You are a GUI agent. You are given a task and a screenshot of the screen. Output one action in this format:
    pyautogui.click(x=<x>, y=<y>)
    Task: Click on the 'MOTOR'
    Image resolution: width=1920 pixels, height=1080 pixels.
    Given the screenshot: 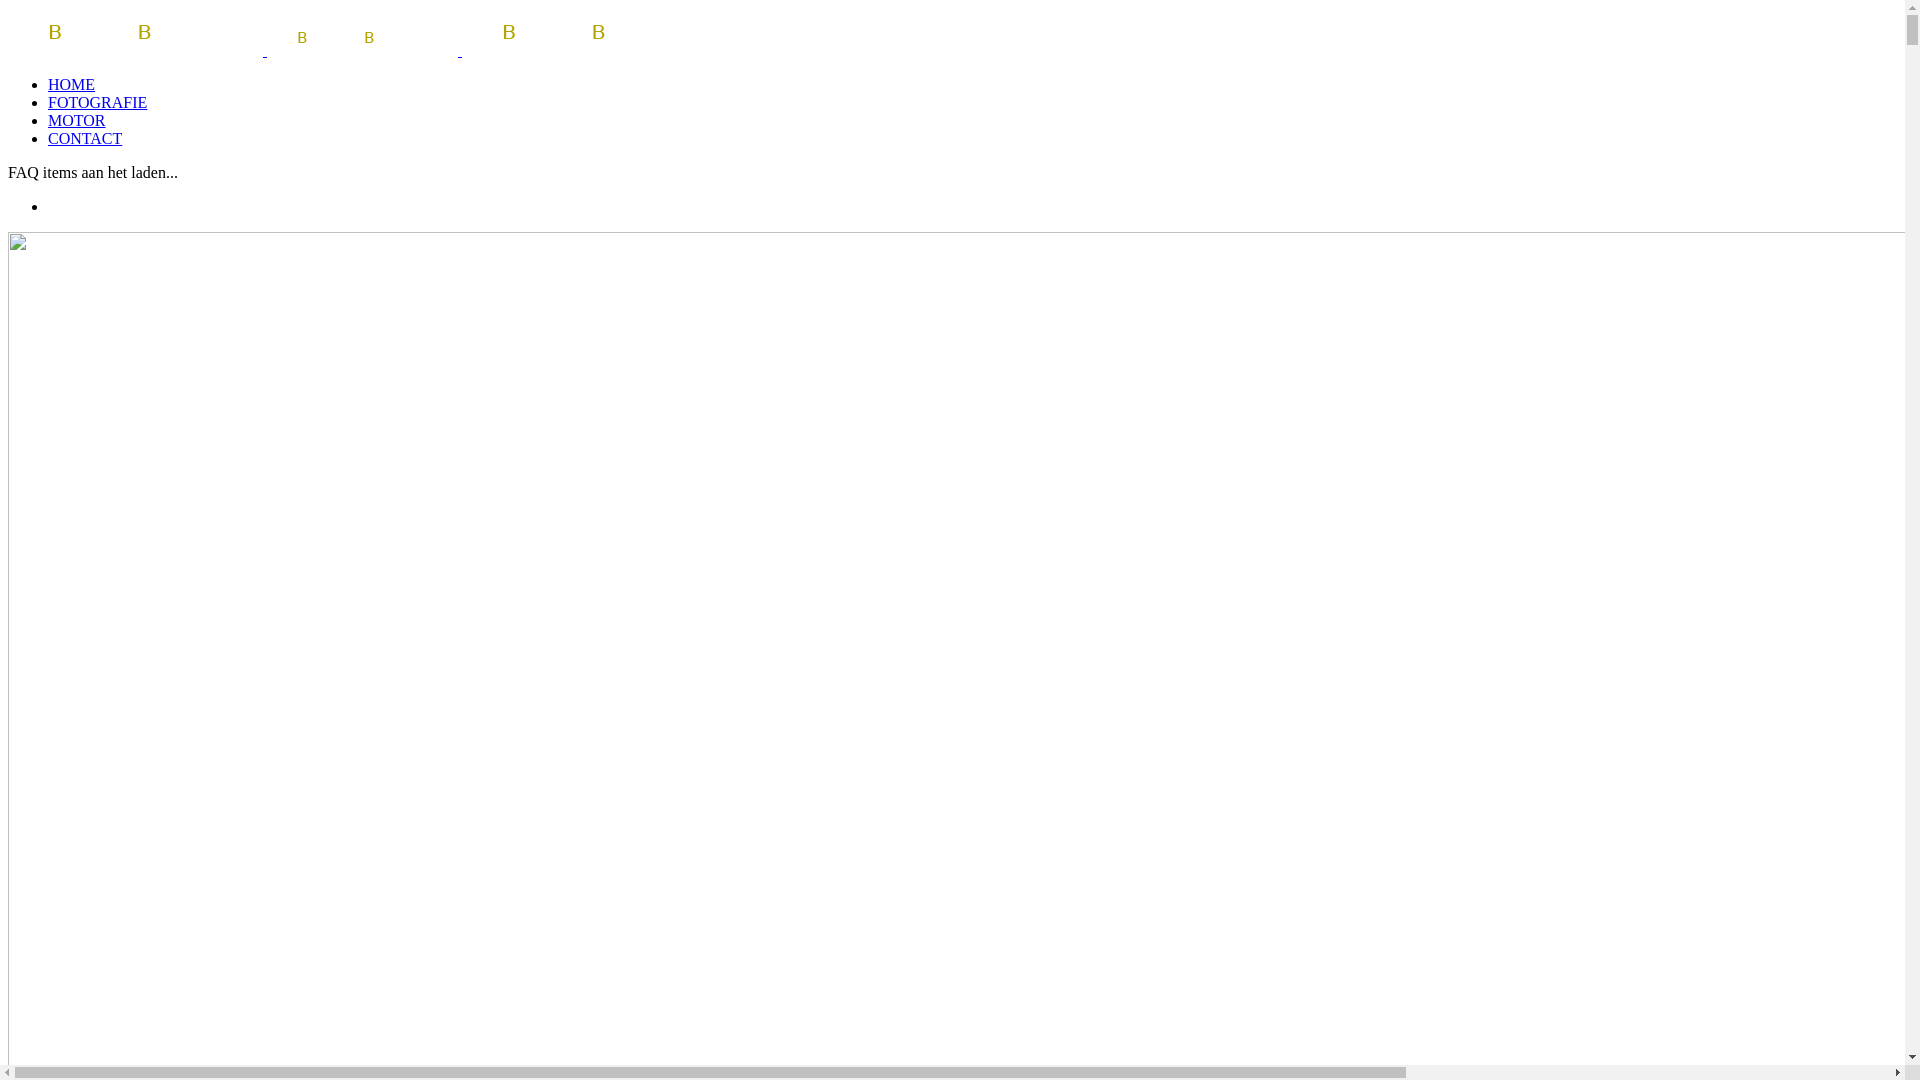 What is the action you would take?
    pyautogui.click(x=76, y=120)
    